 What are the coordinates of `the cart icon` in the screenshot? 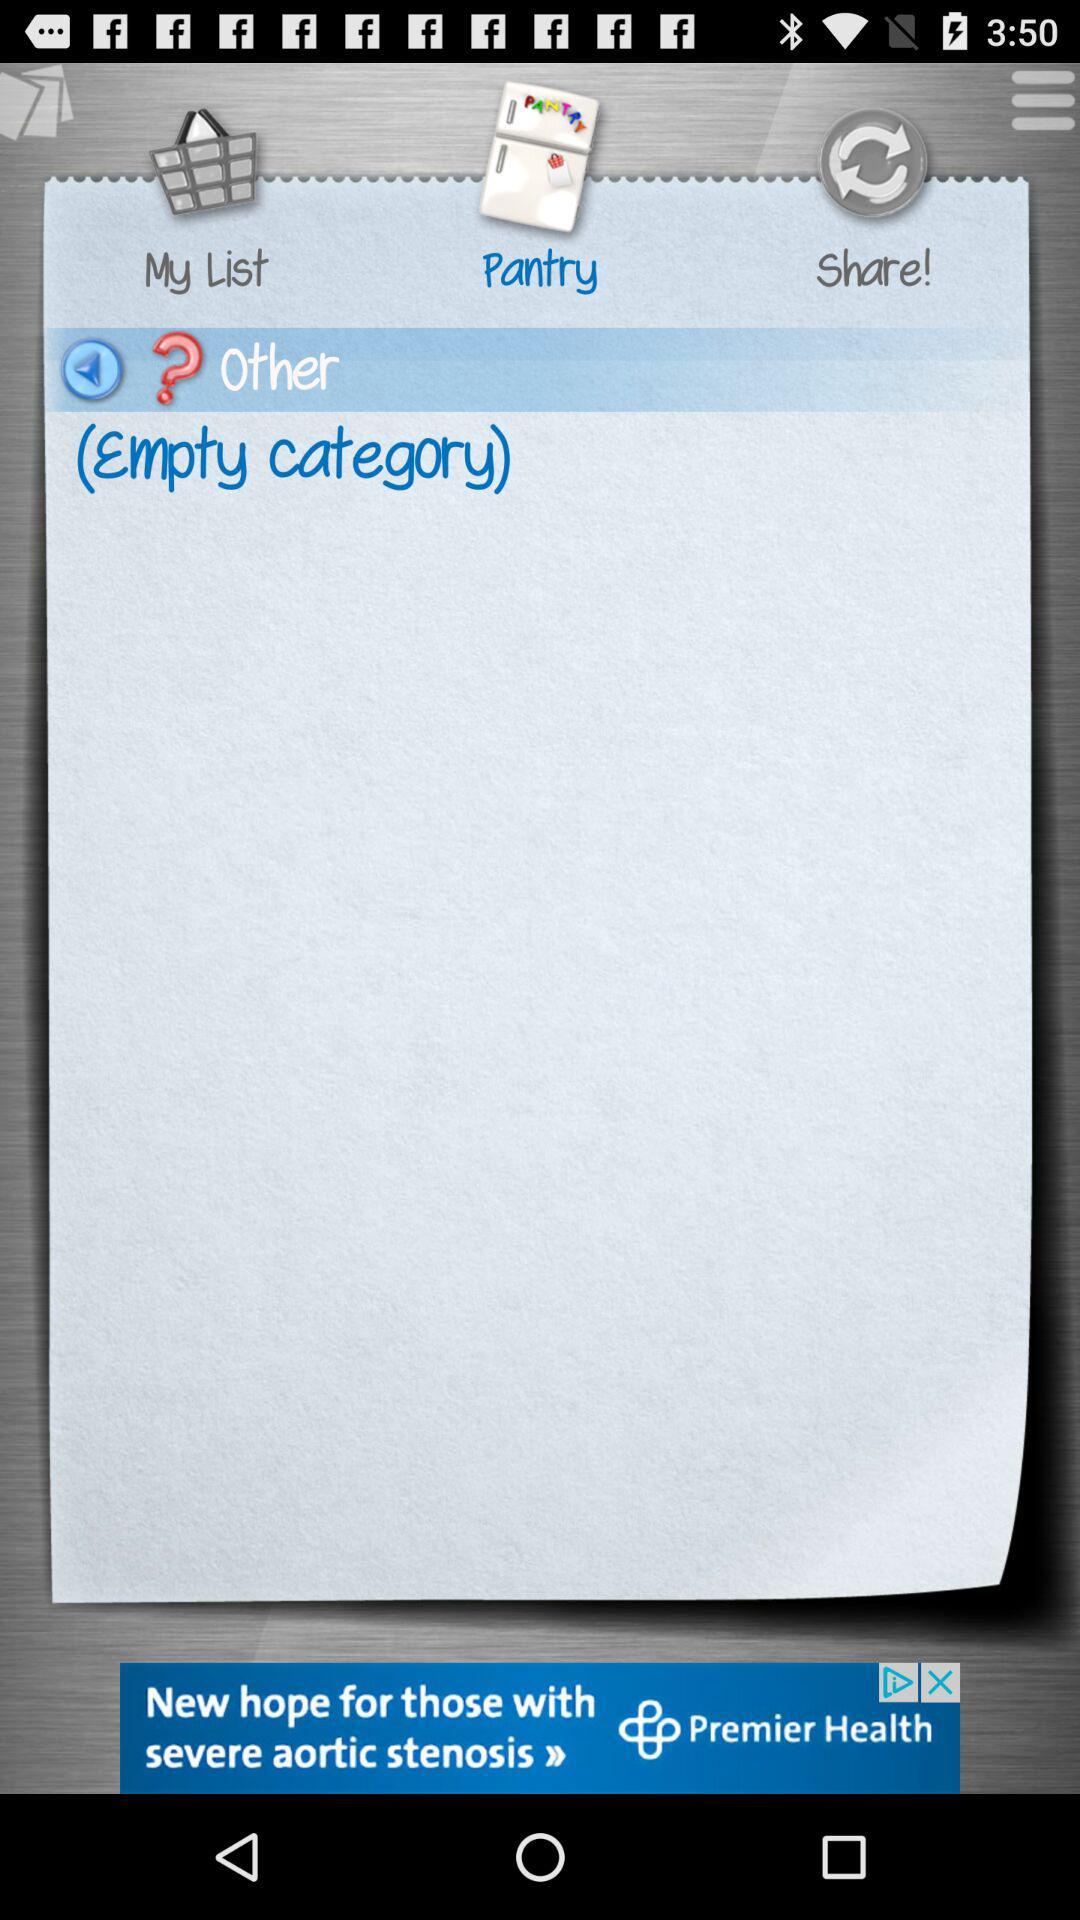 It's located at (206, 177).